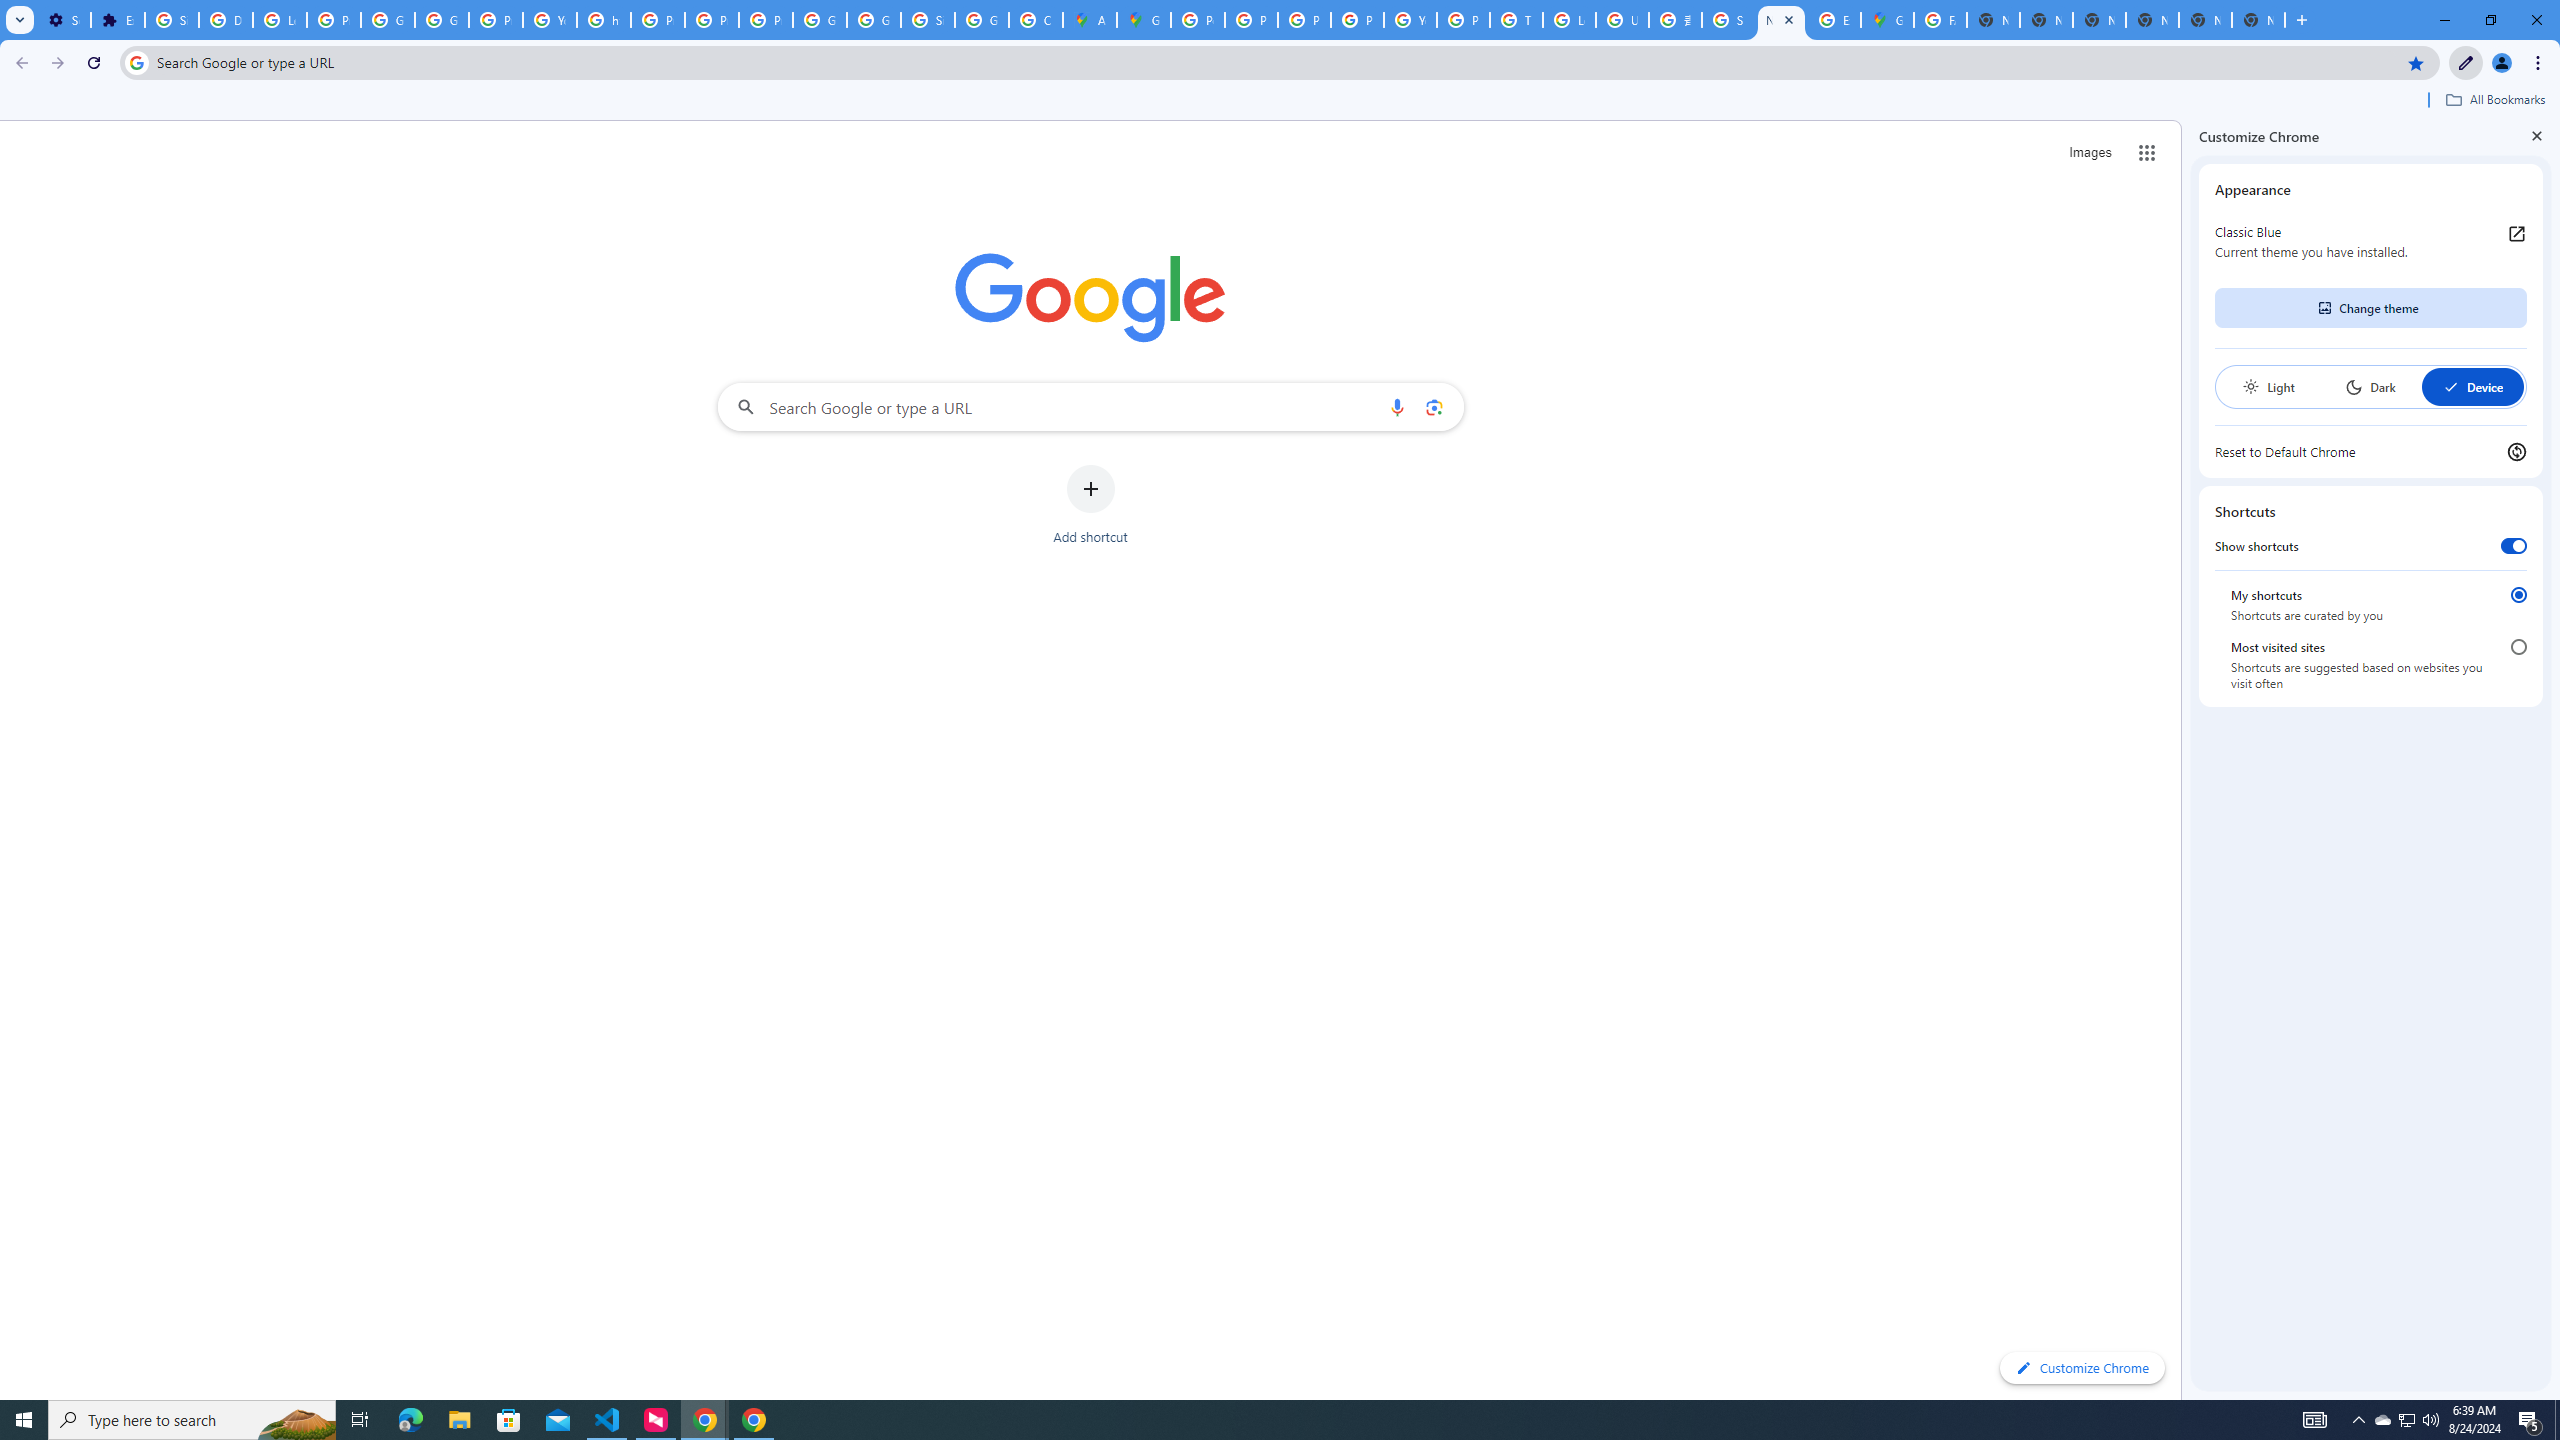 The width and height of the screenshot is (2560, 1440). What do you see at coordinates (2450, 386) in the screenshot?
I see `'AutomationID: baseSvg'` at bounding box center [2450, 386].